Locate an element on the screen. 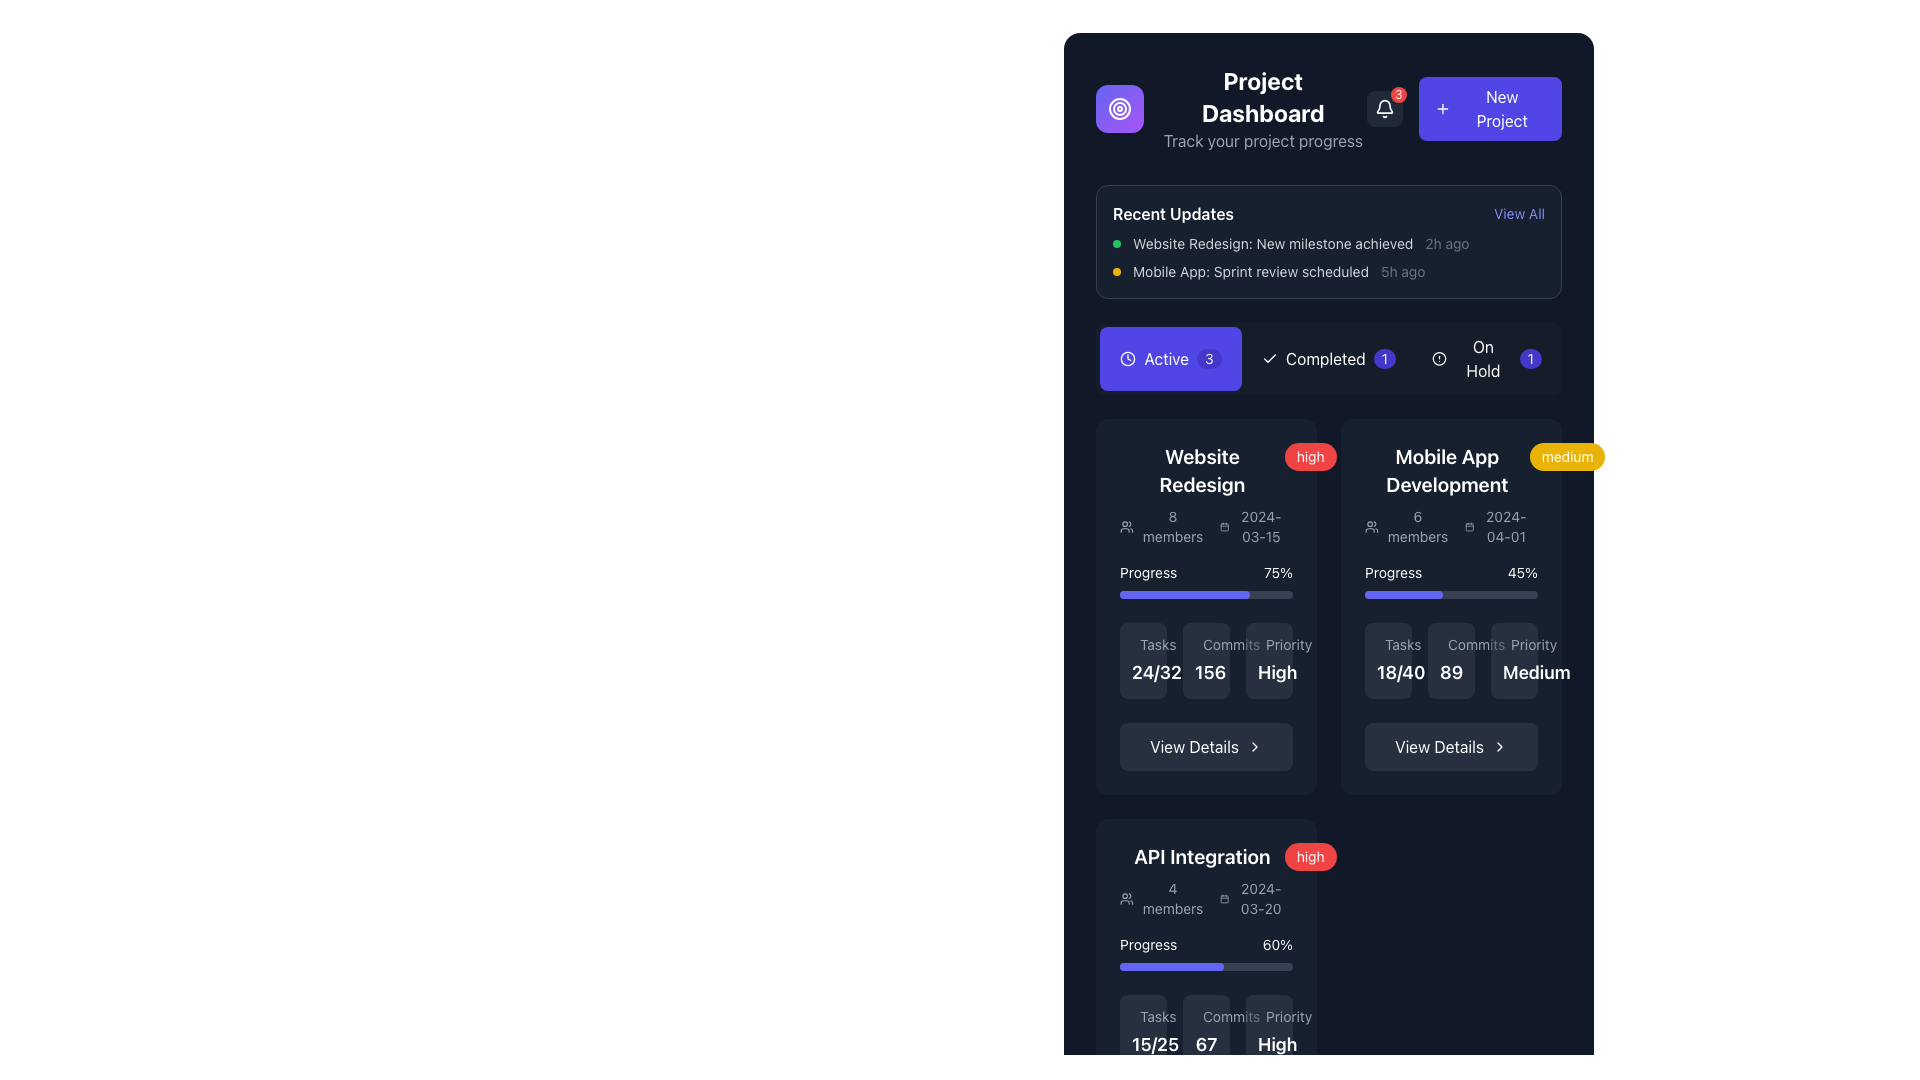 Image resolution: width=1920 pixels, height=1080 pixels. the 'Create New Project' button located at the top-right corner of the dashboard interface, next to the notification icon, to initiate the creation process is located at coordinates (1489, 108).